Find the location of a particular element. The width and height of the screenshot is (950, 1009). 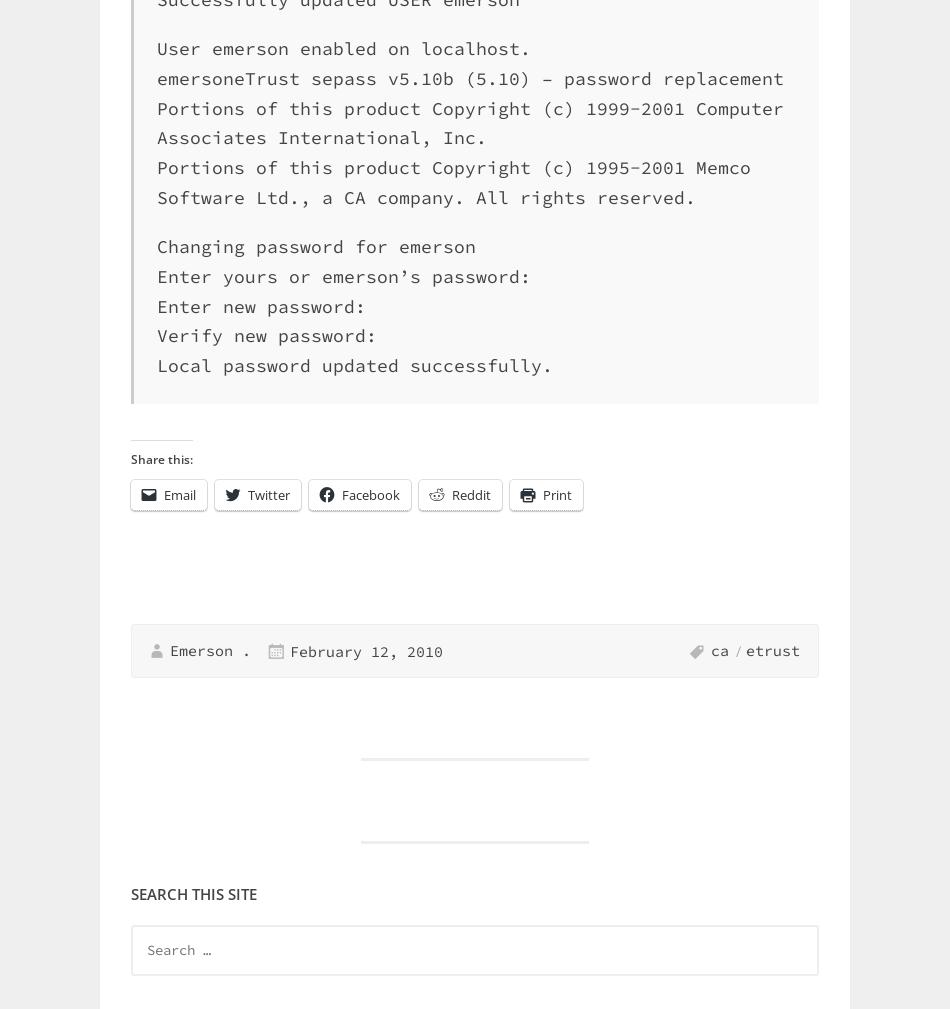

'Local password updated successfully.' is located at coordinates (354, 363).